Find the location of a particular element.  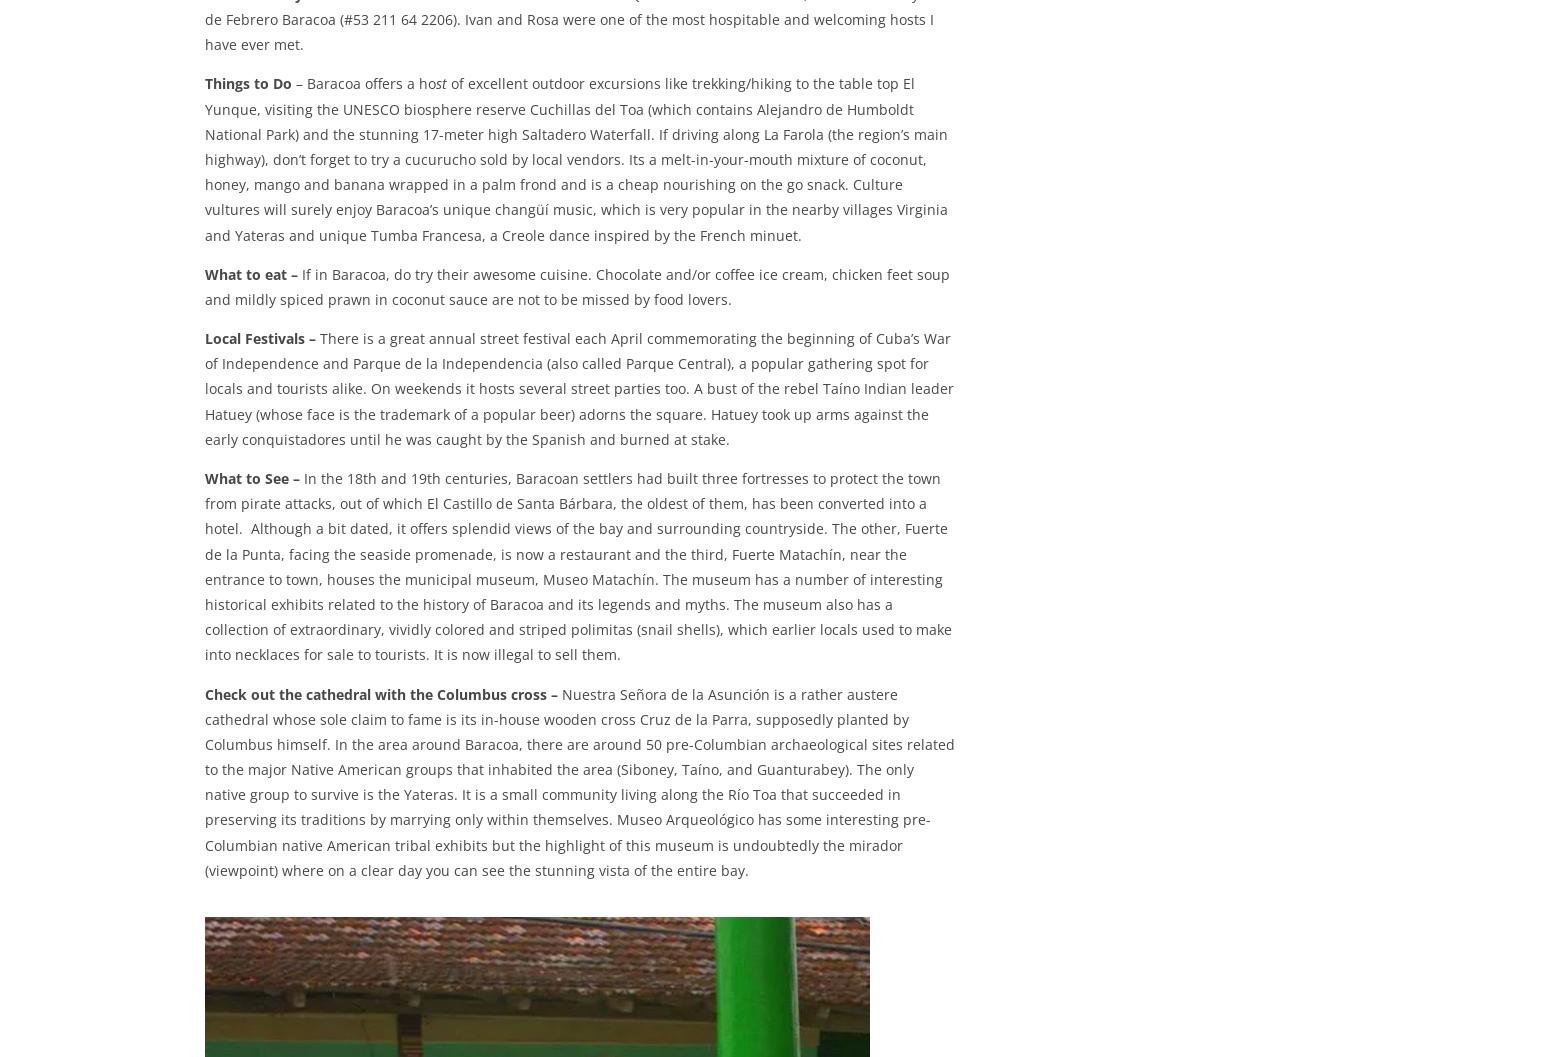

'Nuestra Señora de la Asunción is a rather austere cathedral whose sole claim to fame is its in-house wooden cross Cruz de la Parra, supposedly planted by Columbus himself. In the area around Baracoa, there are around 50 pre-Columbian archaeological sites related to the major Native American groups that inhabited the area (Siboney, Taíno, and Guanturabey). The only native group to survive is the Yateras. It is a small community living along the Río Toa that succeeded in preserving its traditions by marrying only within themselves. Museo Arqueológico has some interesting pre-Columbian native American tribal exhibits but the highlight of this museum is undoubtedly the mirador (viewpoint) where on a clear day you can see the stunning vista of the entire bay.' is located at coordinates (580, 783).